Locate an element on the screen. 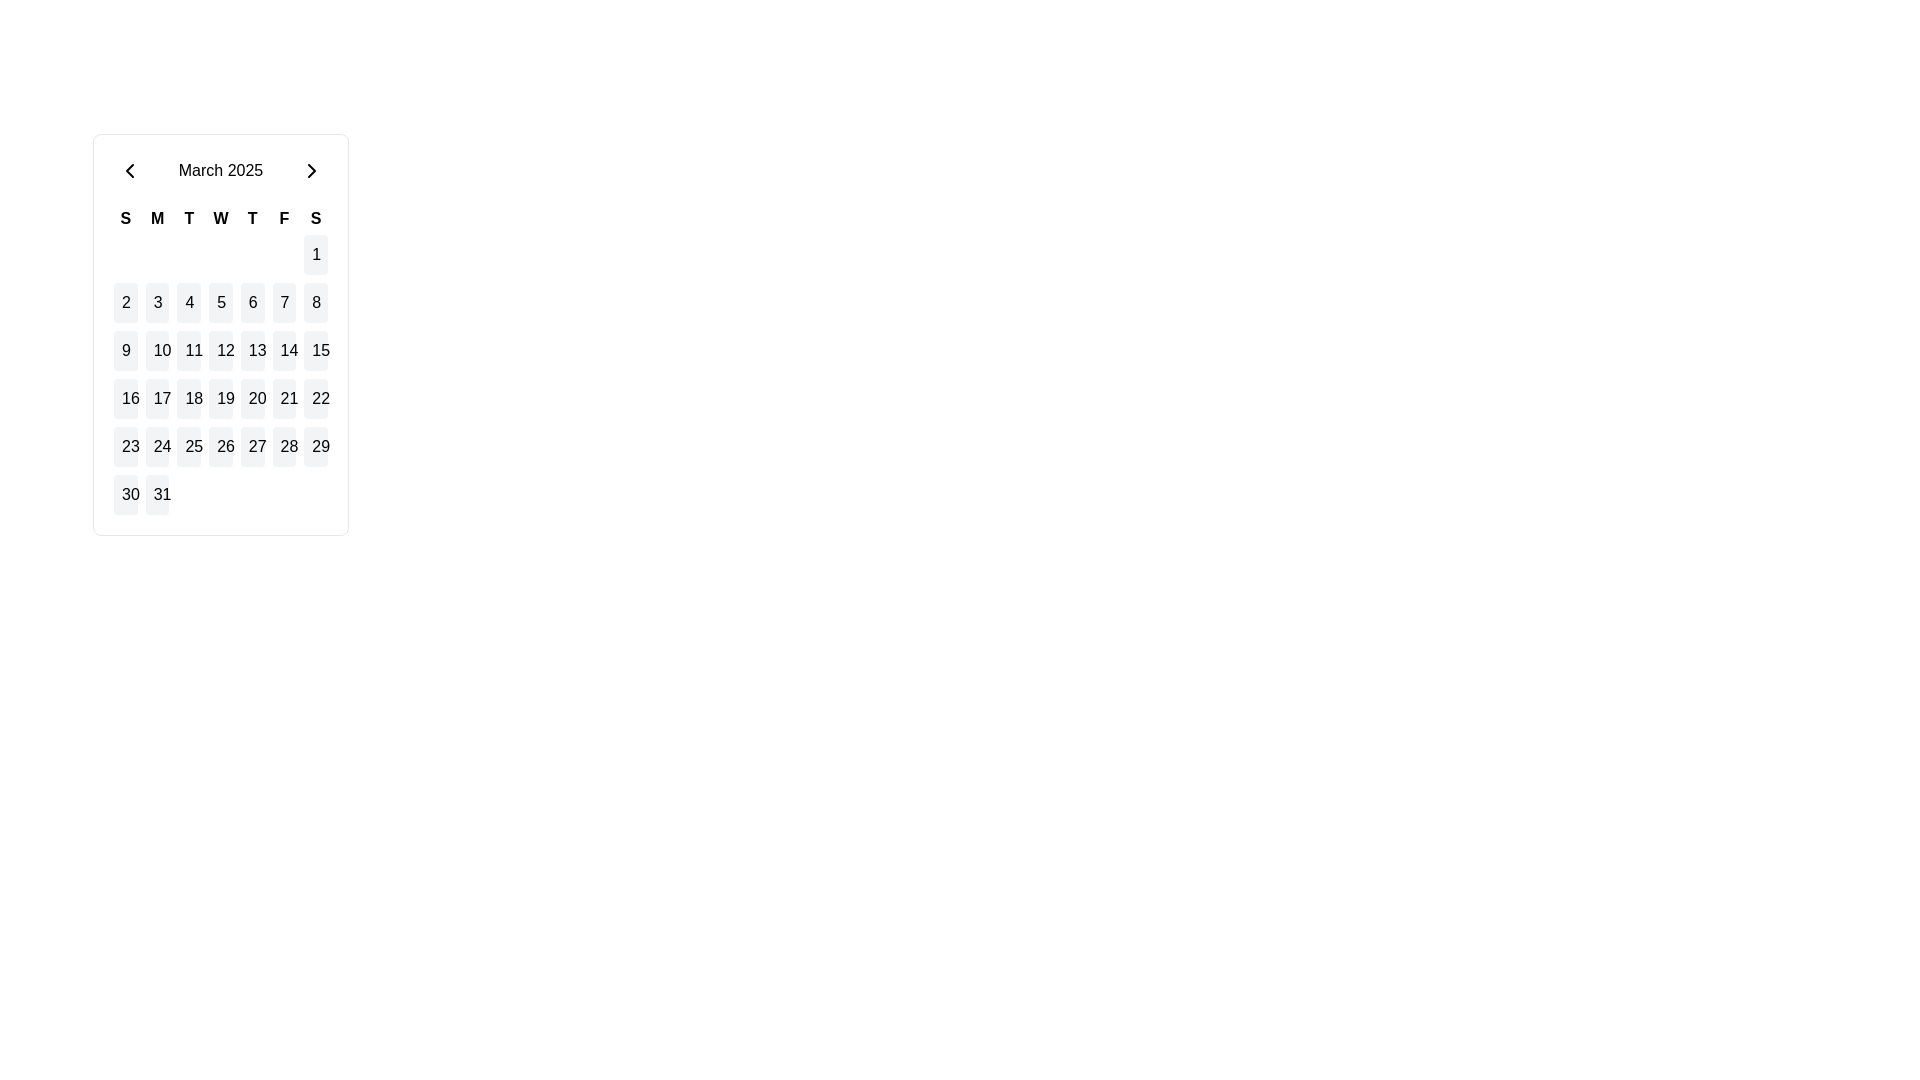  the navigation button located to the left of the month display ('March 2025') is located at coordinates (128, 169).